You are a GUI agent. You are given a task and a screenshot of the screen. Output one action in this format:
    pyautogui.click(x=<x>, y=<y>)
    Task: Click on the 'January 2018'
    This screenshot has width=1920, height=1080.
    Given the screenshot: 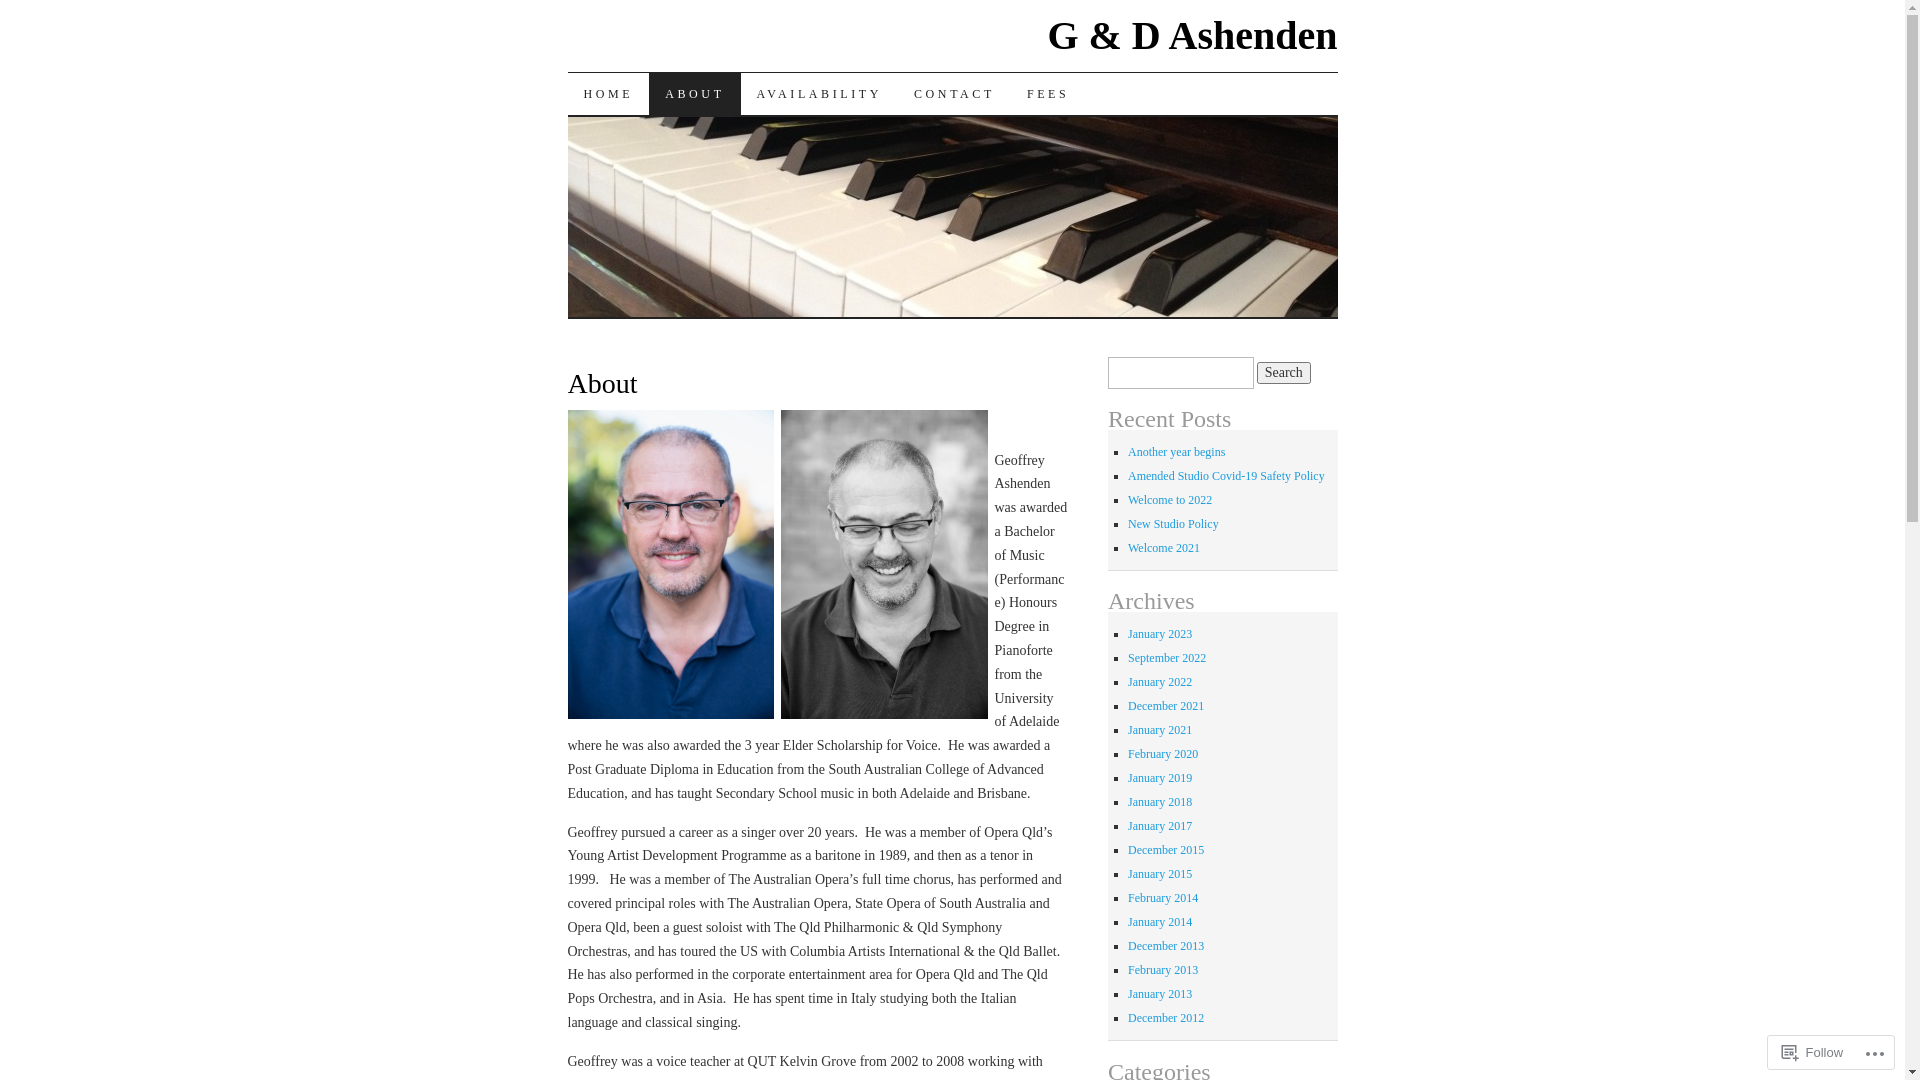 What is the action you would take?
    pyautogui.click(x=1160, y=801)
    